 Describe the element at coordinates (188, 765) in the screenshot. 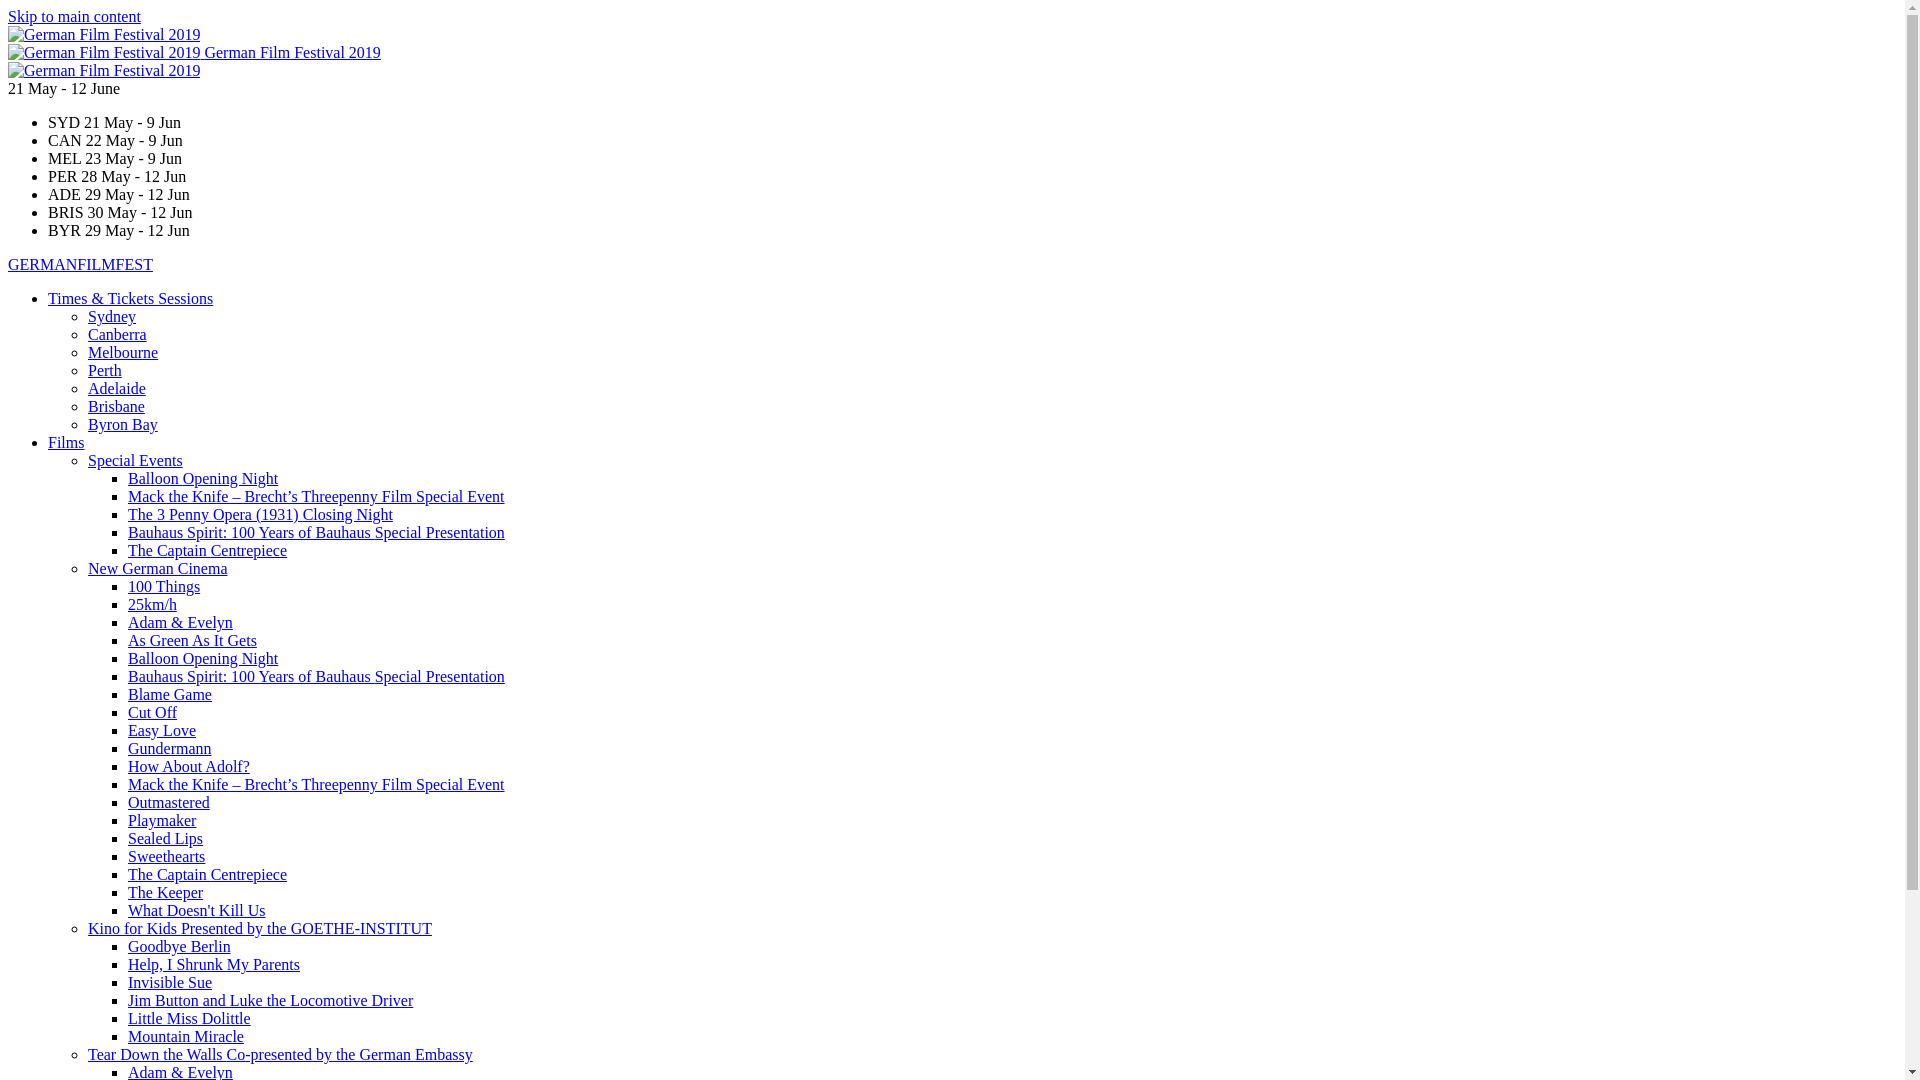

I see `'How About Adolf?'` at that location.